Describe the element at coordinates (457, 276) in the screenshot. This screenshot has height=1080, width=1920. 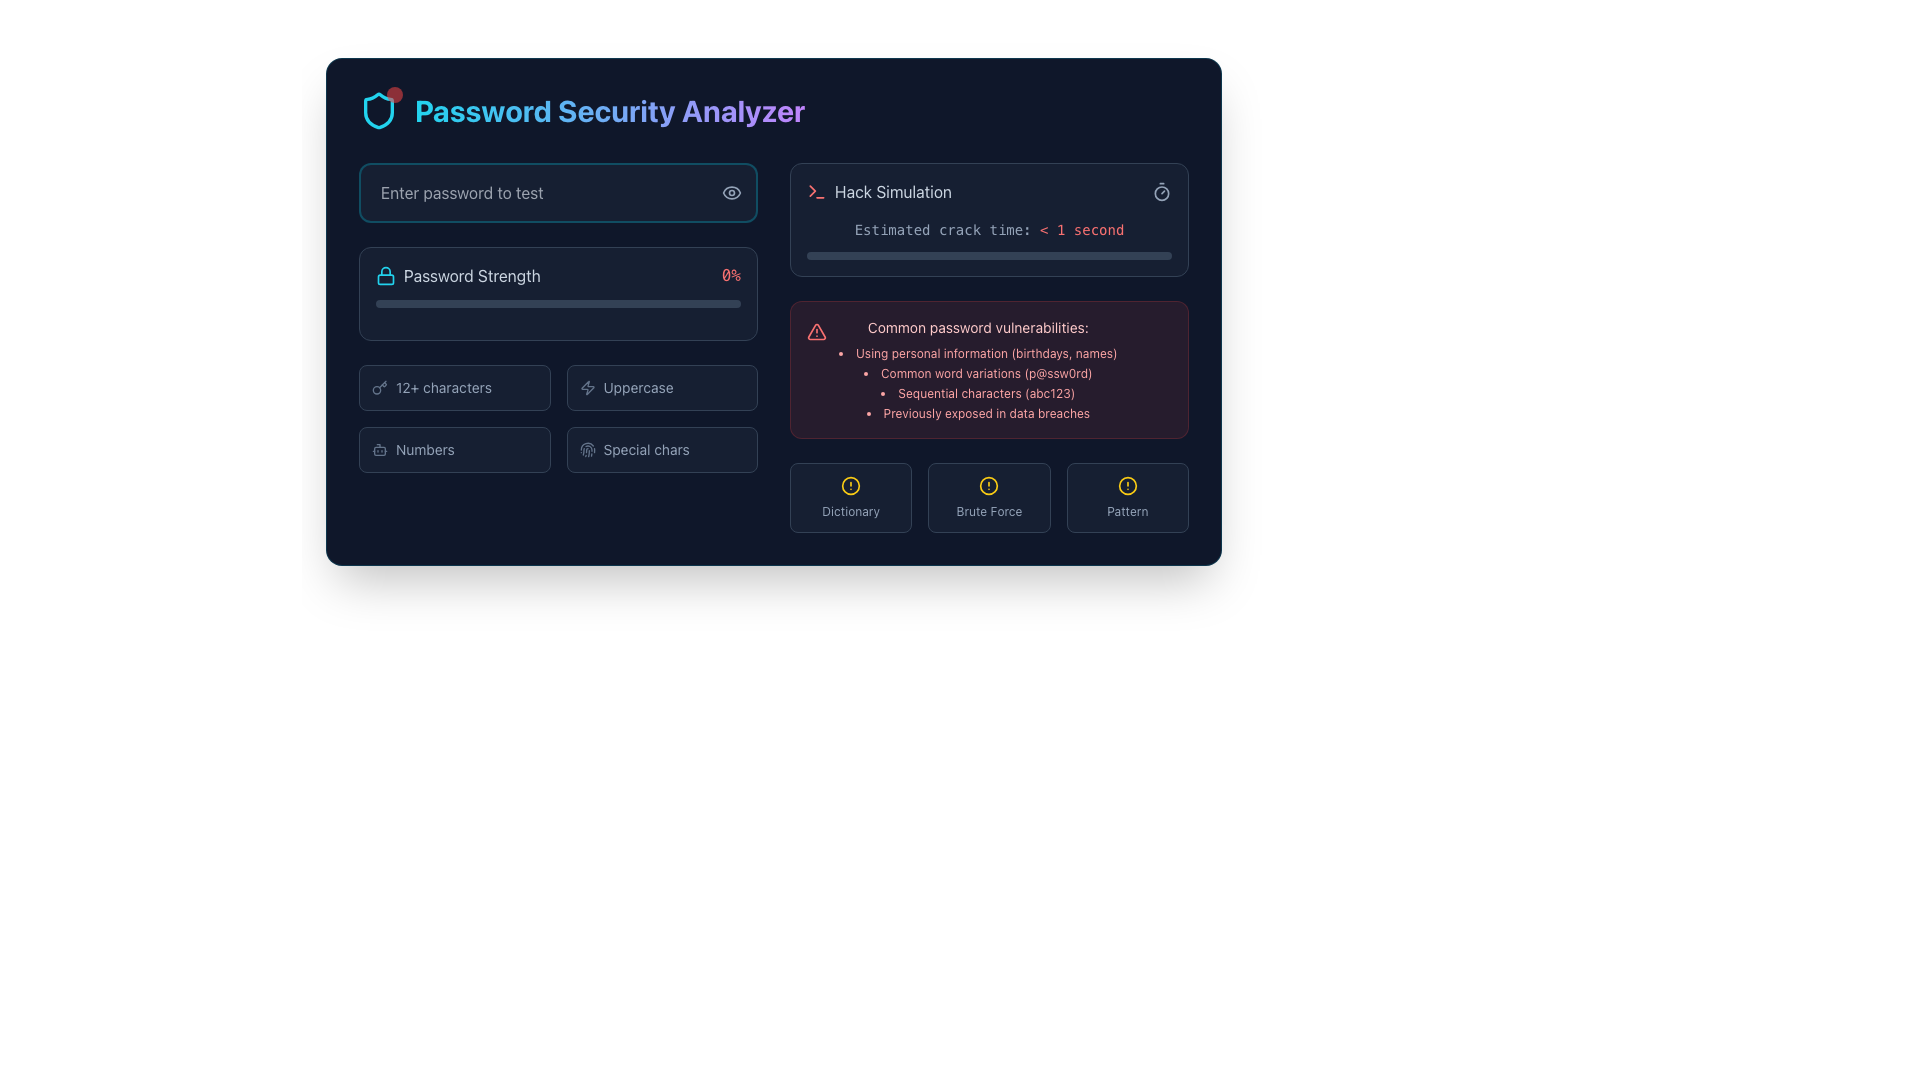
I see `the 'Password Strength' label with a lock icon styled in cyan, which is located below the 'Enter password to test' input field and is part of the password analysis details group` at that location.